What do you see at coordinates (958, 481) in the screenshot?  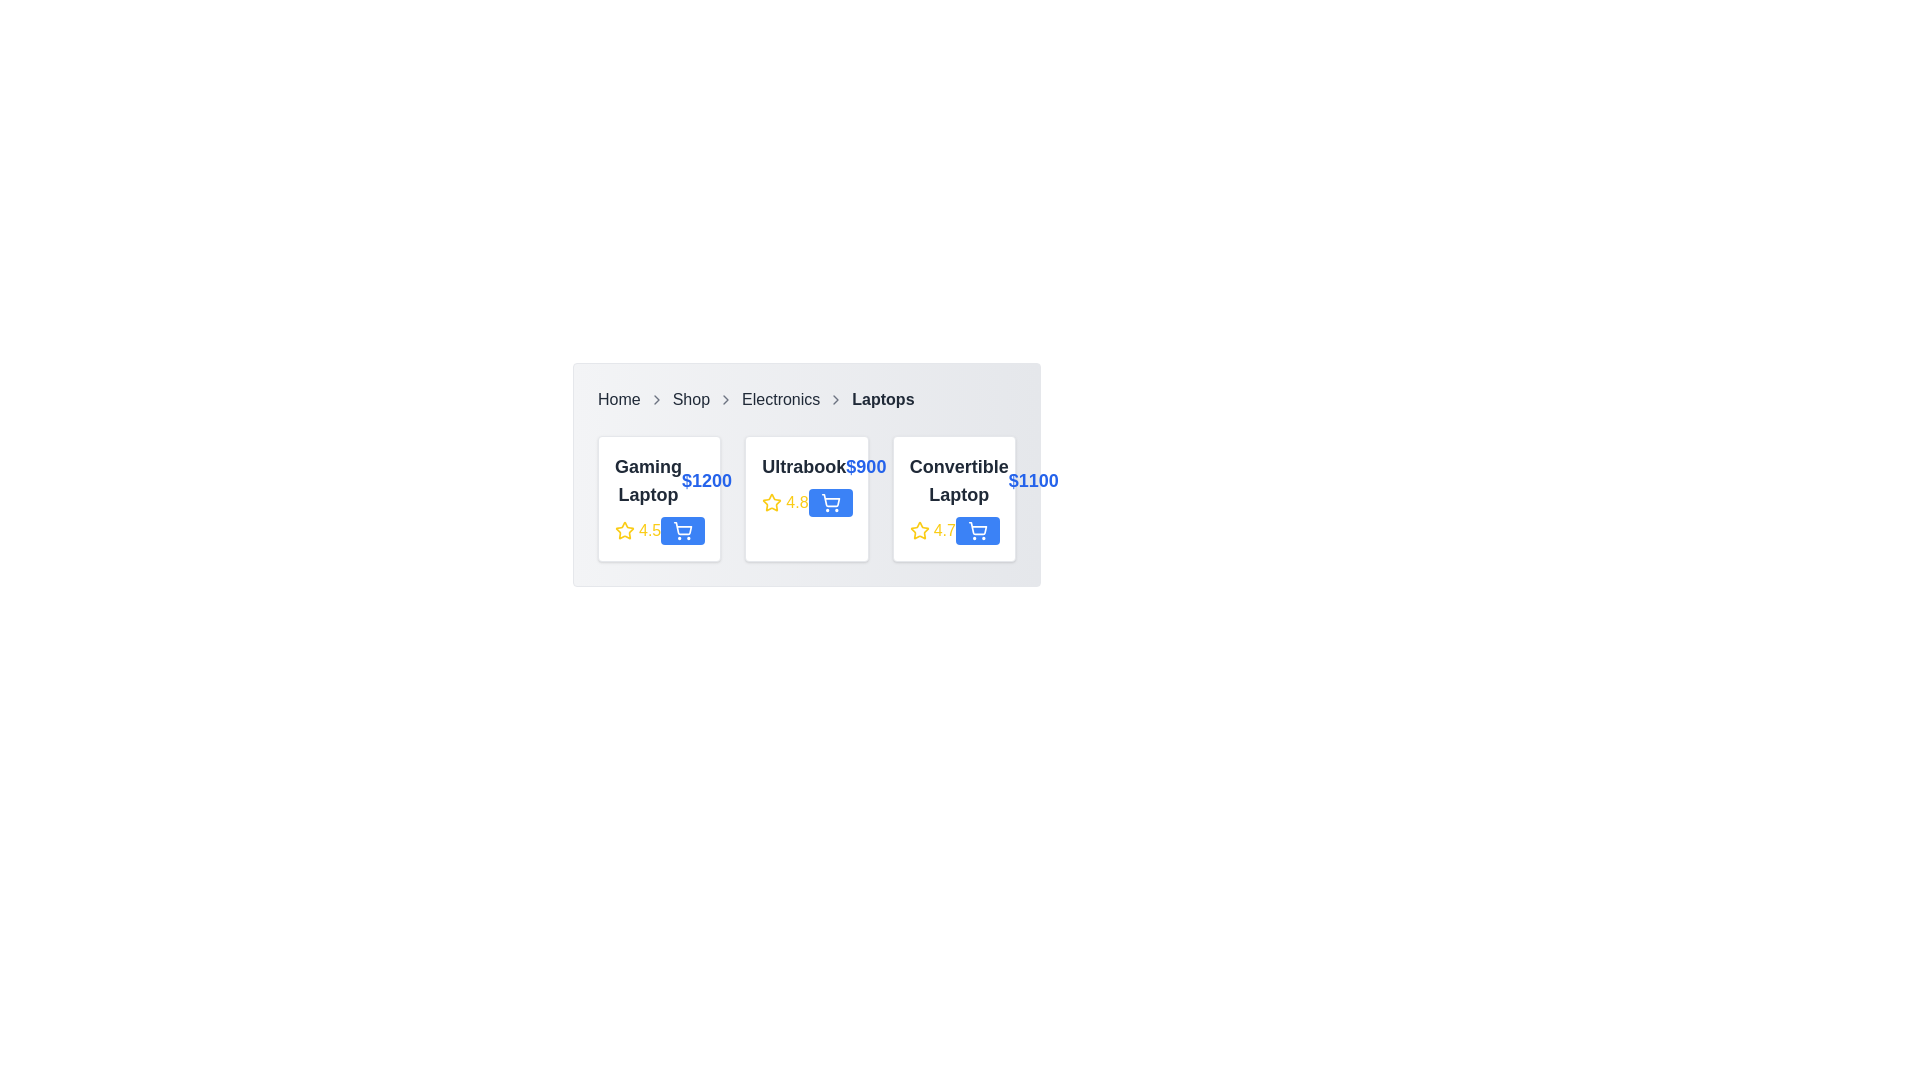 I see `the Text label indicating the name or model of the product, which is located above the price information in the third card of laptop offerings` at bounding box center [958, 481].